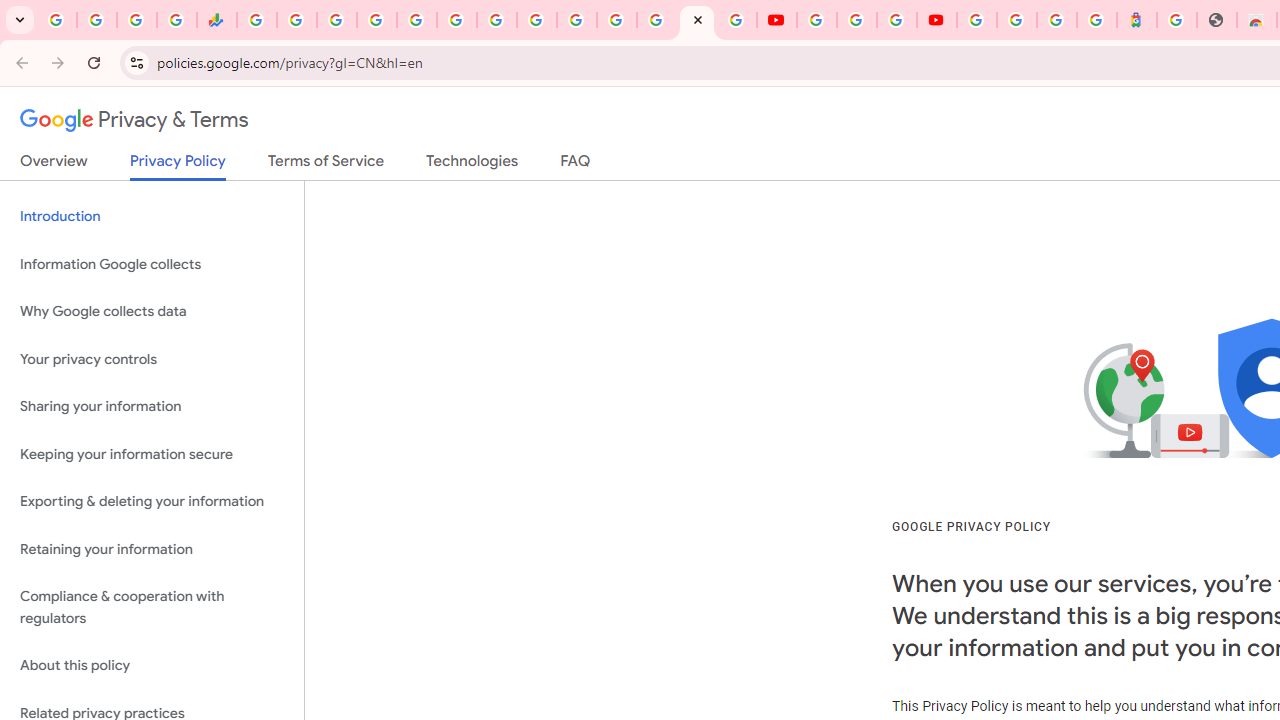 The width and height of the screenshot is (1280, 720). What do you see at coordinates (20, 20) in the screenshot?
I see `'Search tabs'` at bounding box center [20, 20].